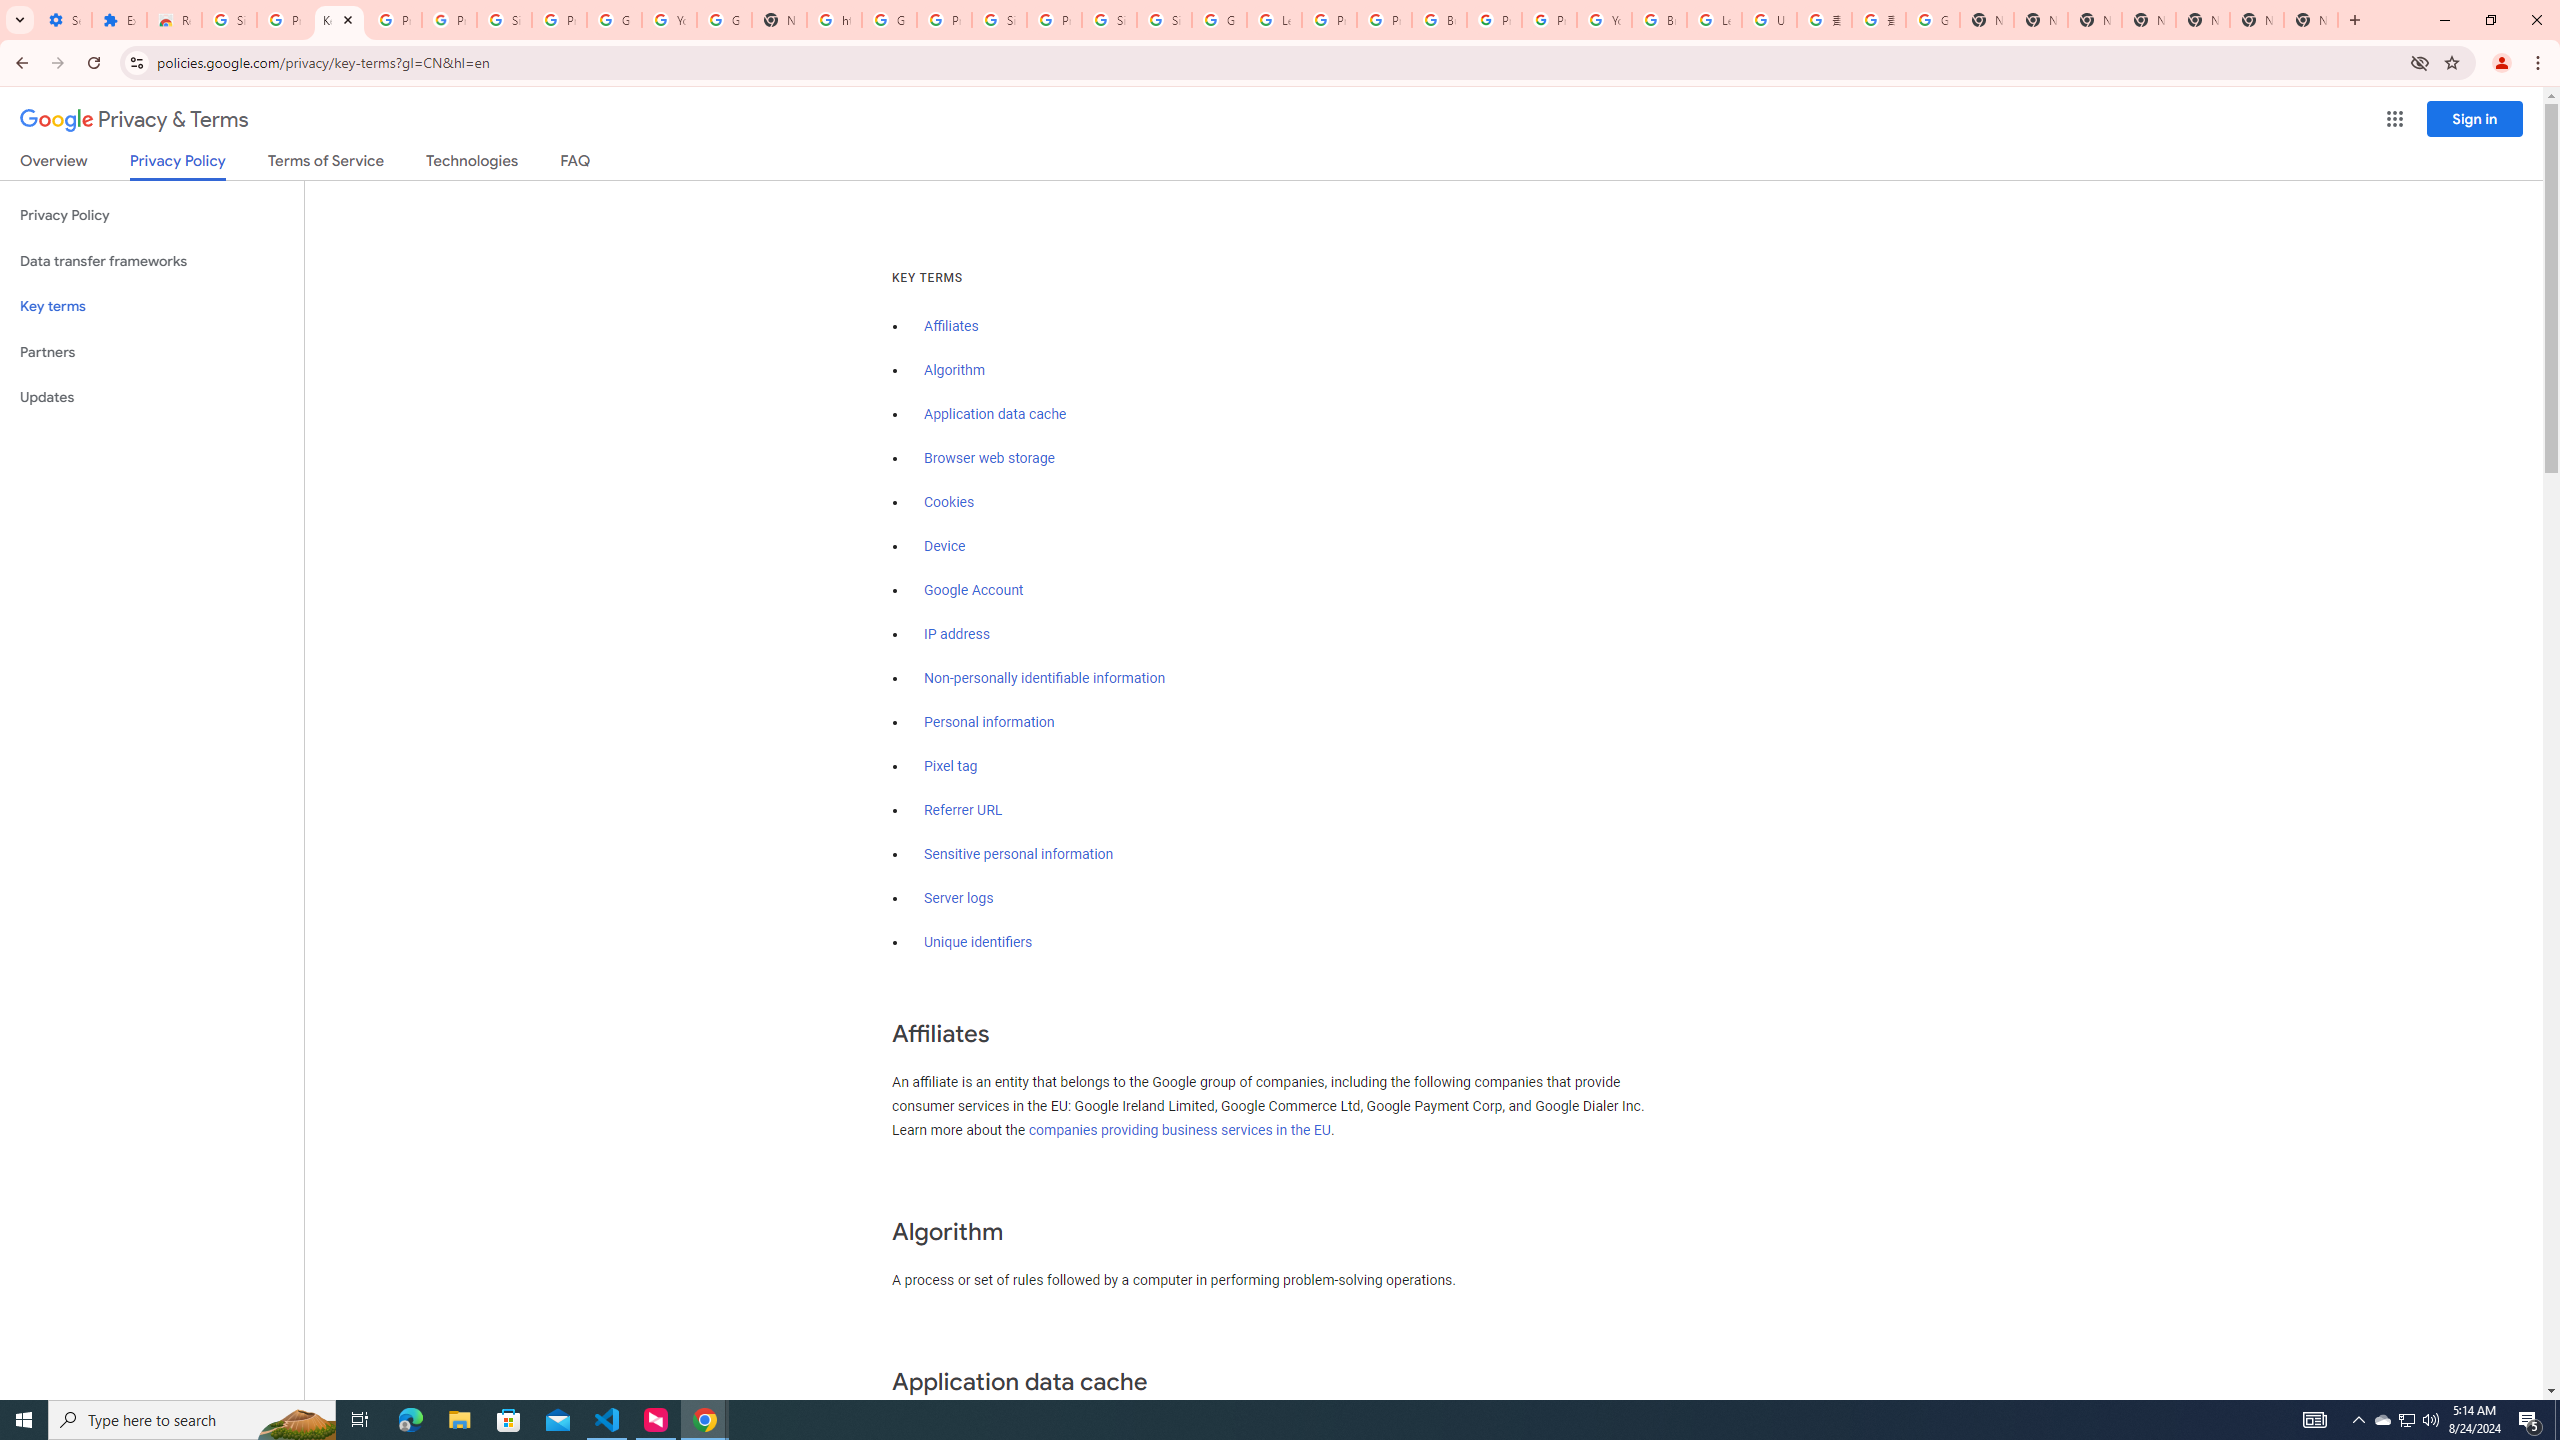 The width and height of the screenshot is (2560, 1440). Describe the element at coordinates (988, 457) in the screenshot. I see `'Browser web storage'` at that location.